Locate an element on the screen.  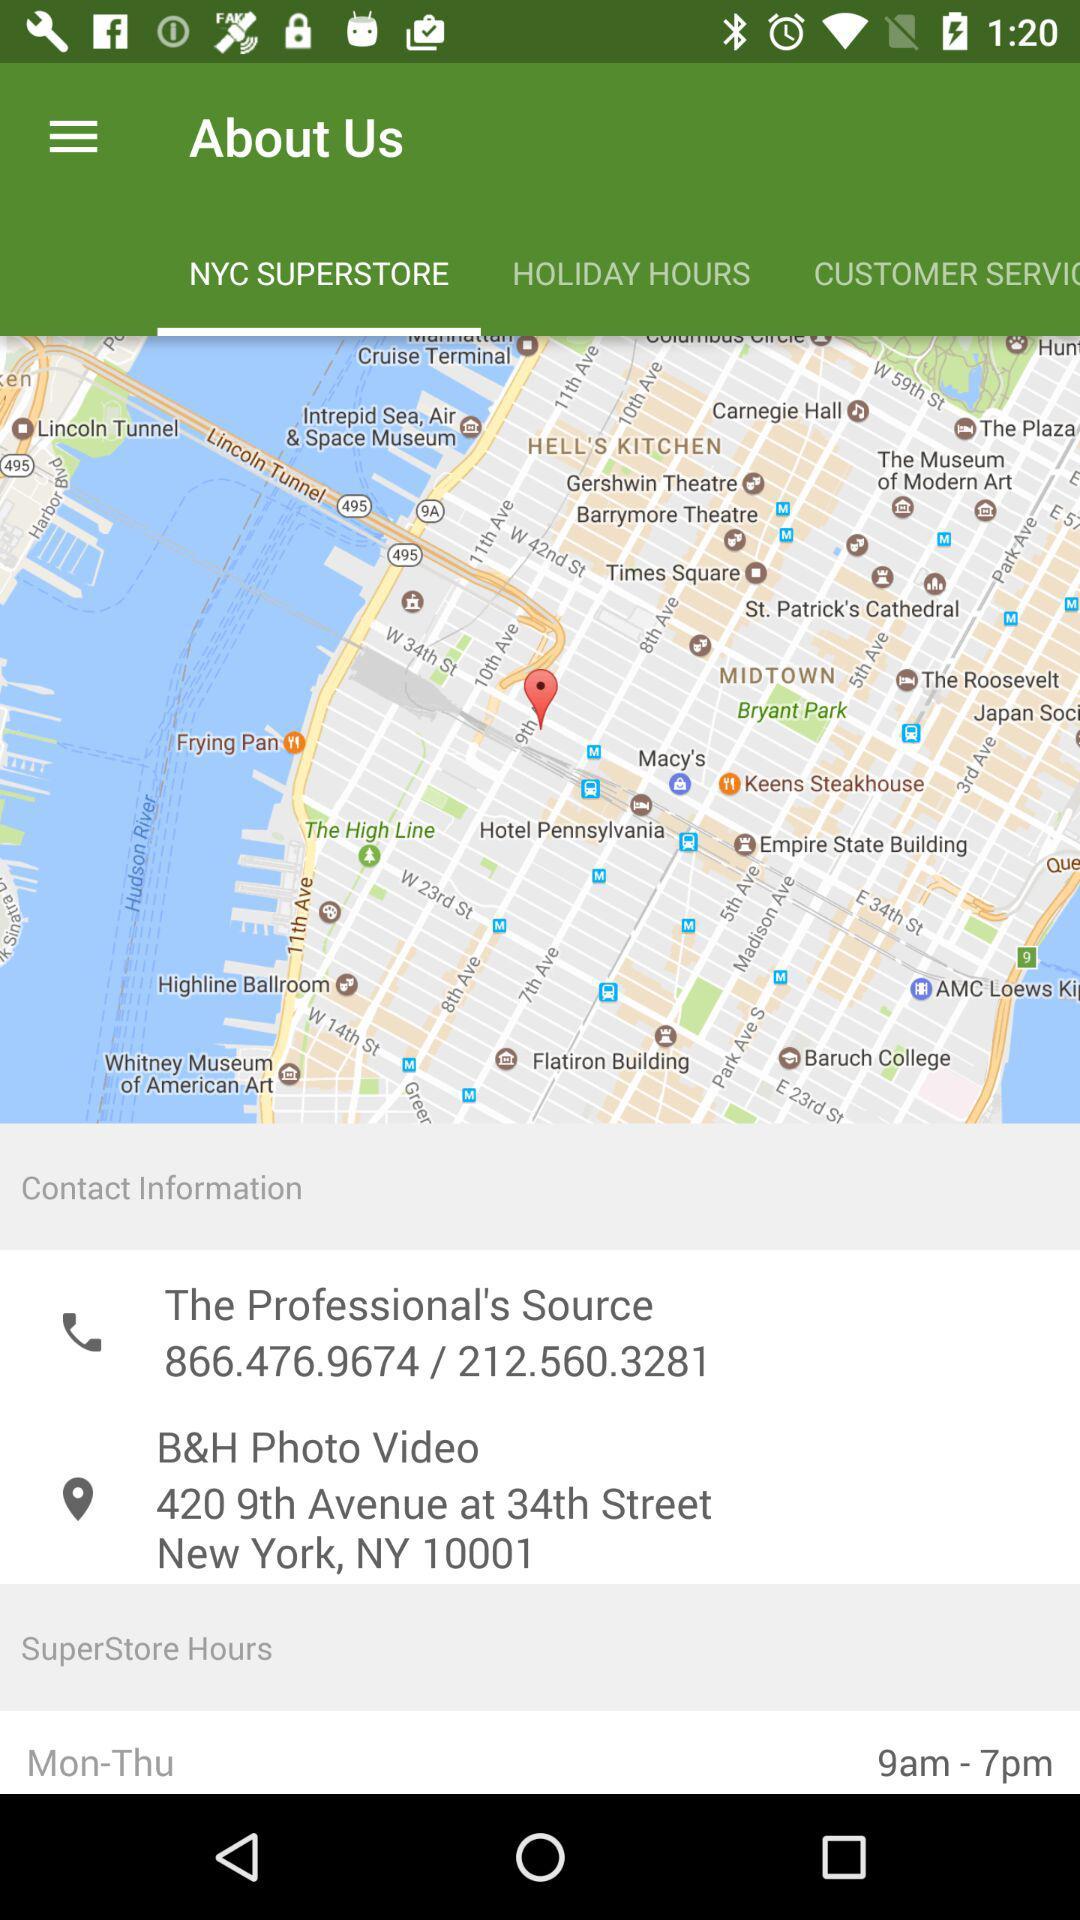
the 9am - 7pm is located at coordinates (964, 1751).